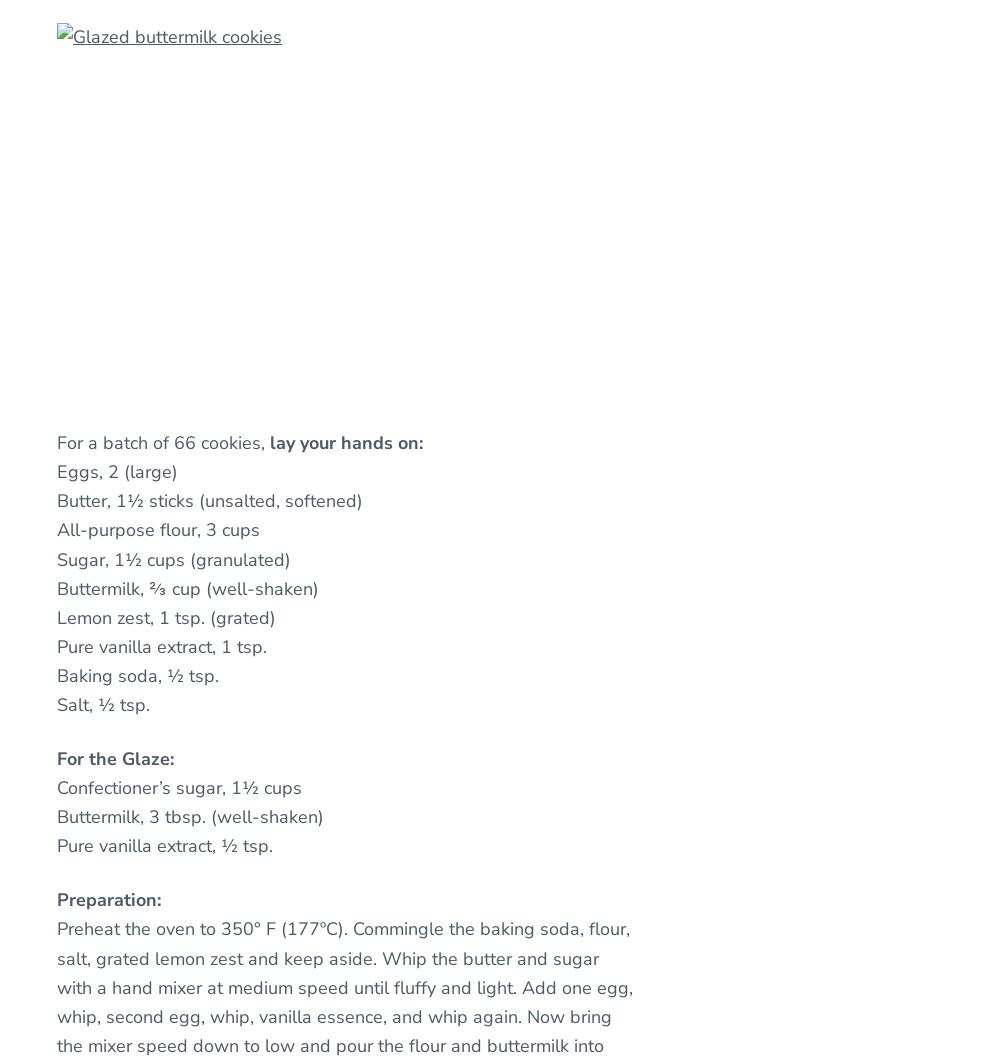  What do you see at coordinates (173, 558) in the screenshot?
I see `'Sugar, 1½ cups (granulated)'` at bounding box center [173, 558].